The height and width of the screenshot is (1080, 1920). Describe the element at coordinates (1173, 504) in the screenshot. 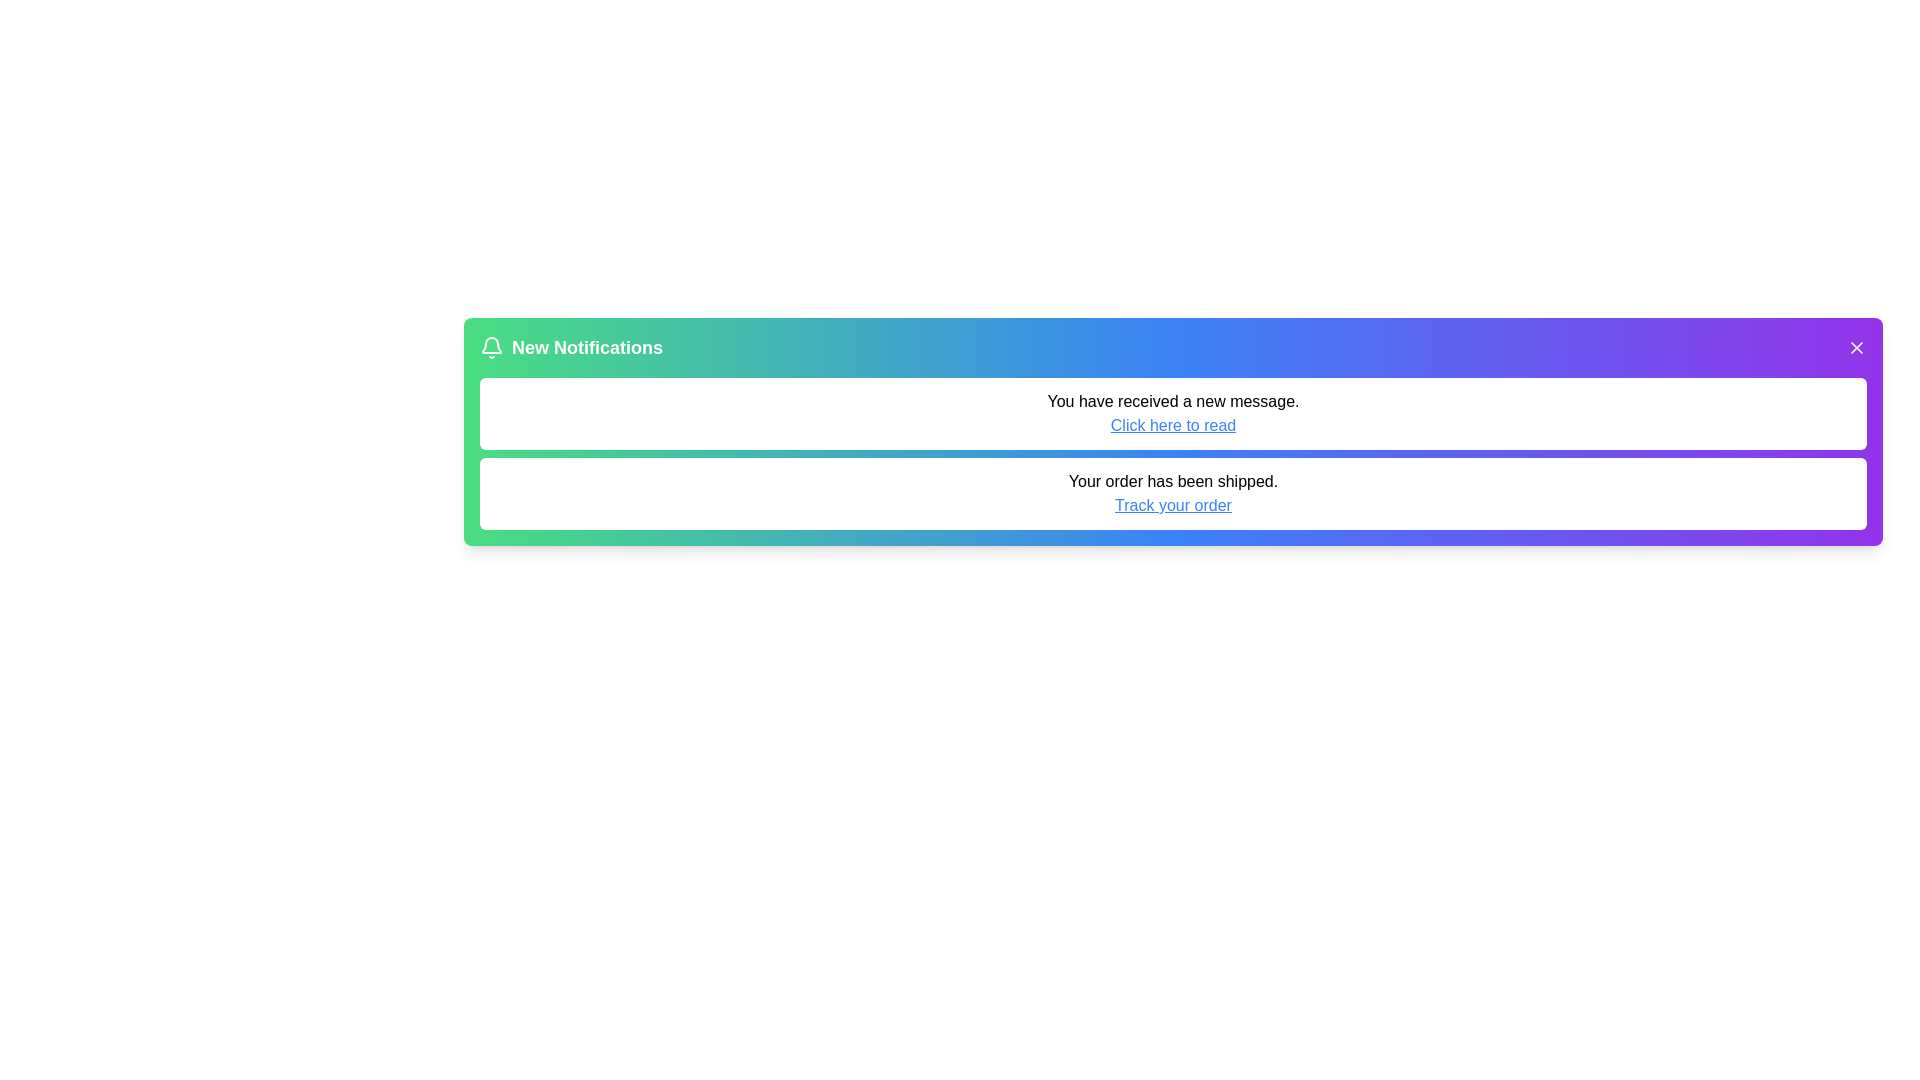

I see `the 'Track your order' hyperlink in the notification panel to observe a tooltip or styling change` at that location.